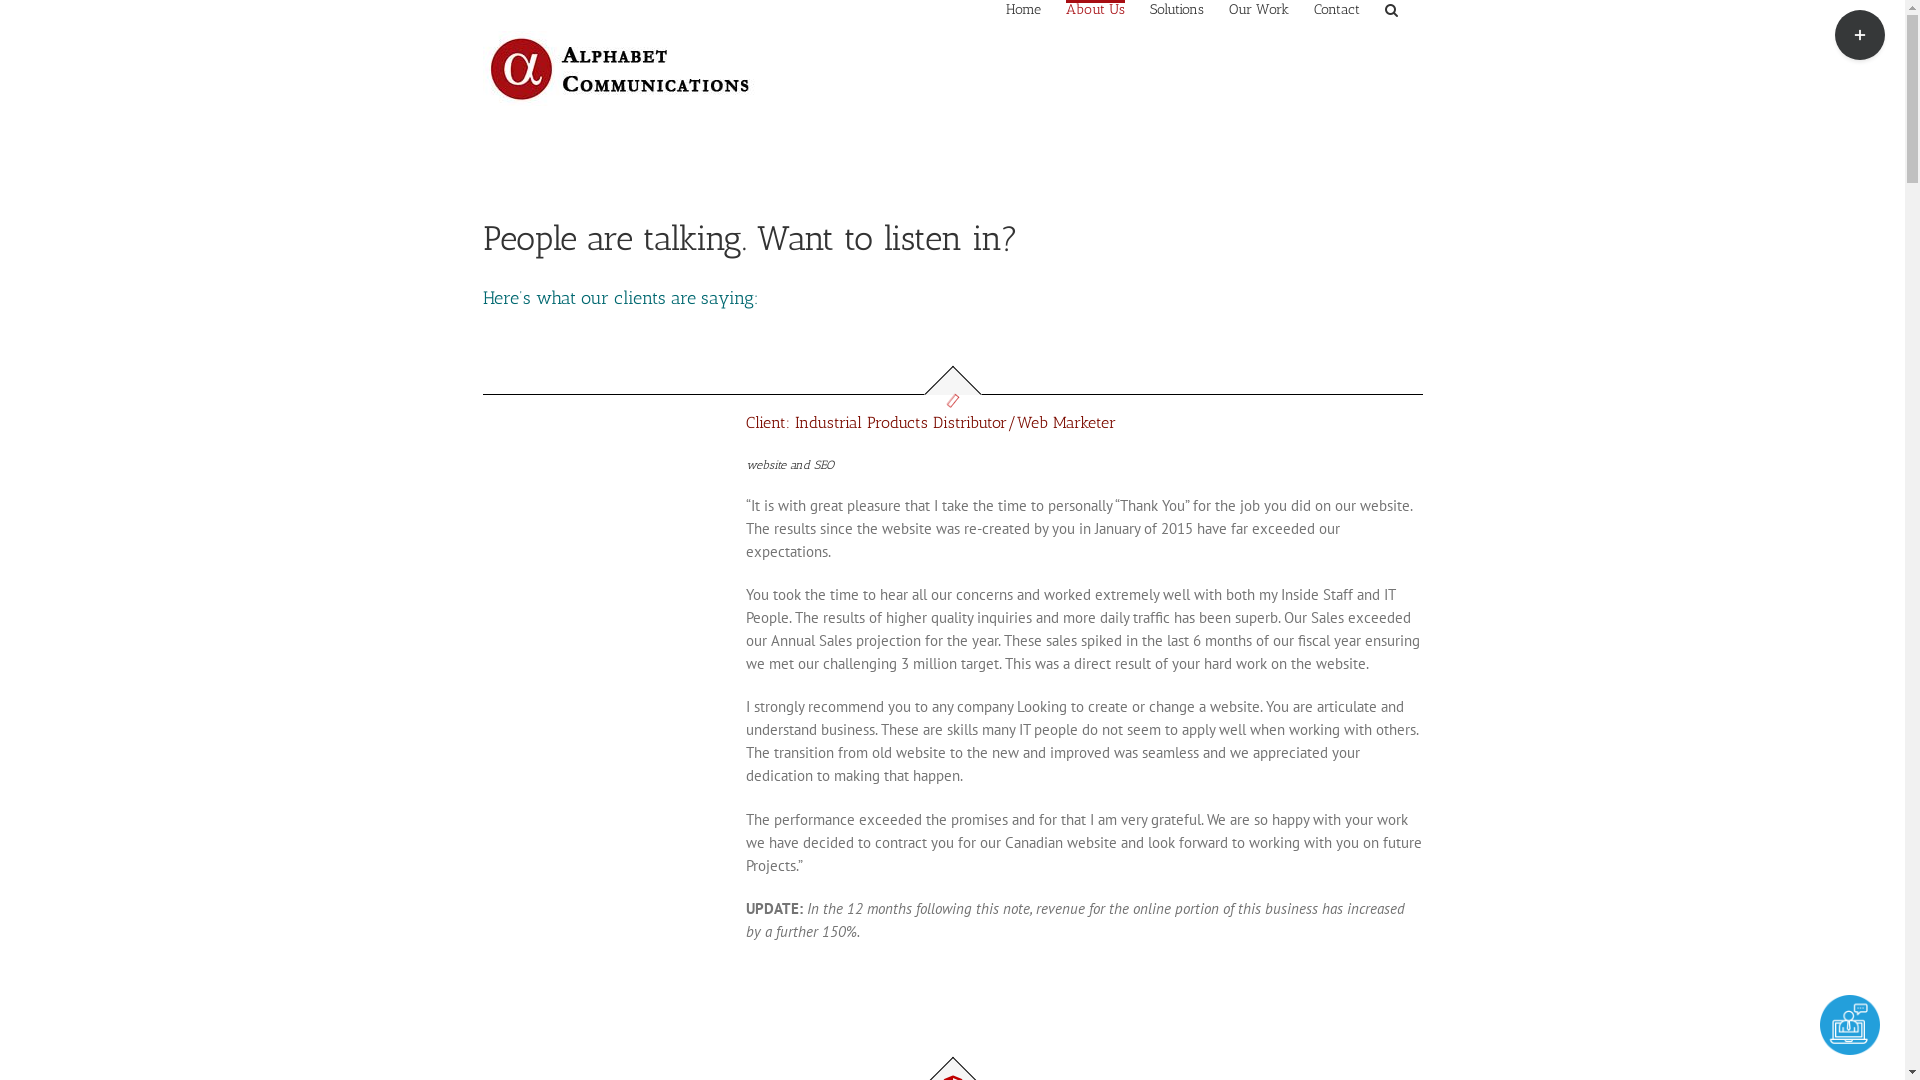 This screenshot has height=1080, width=1920. I want to click on 'About Us', so click(1064, 8).